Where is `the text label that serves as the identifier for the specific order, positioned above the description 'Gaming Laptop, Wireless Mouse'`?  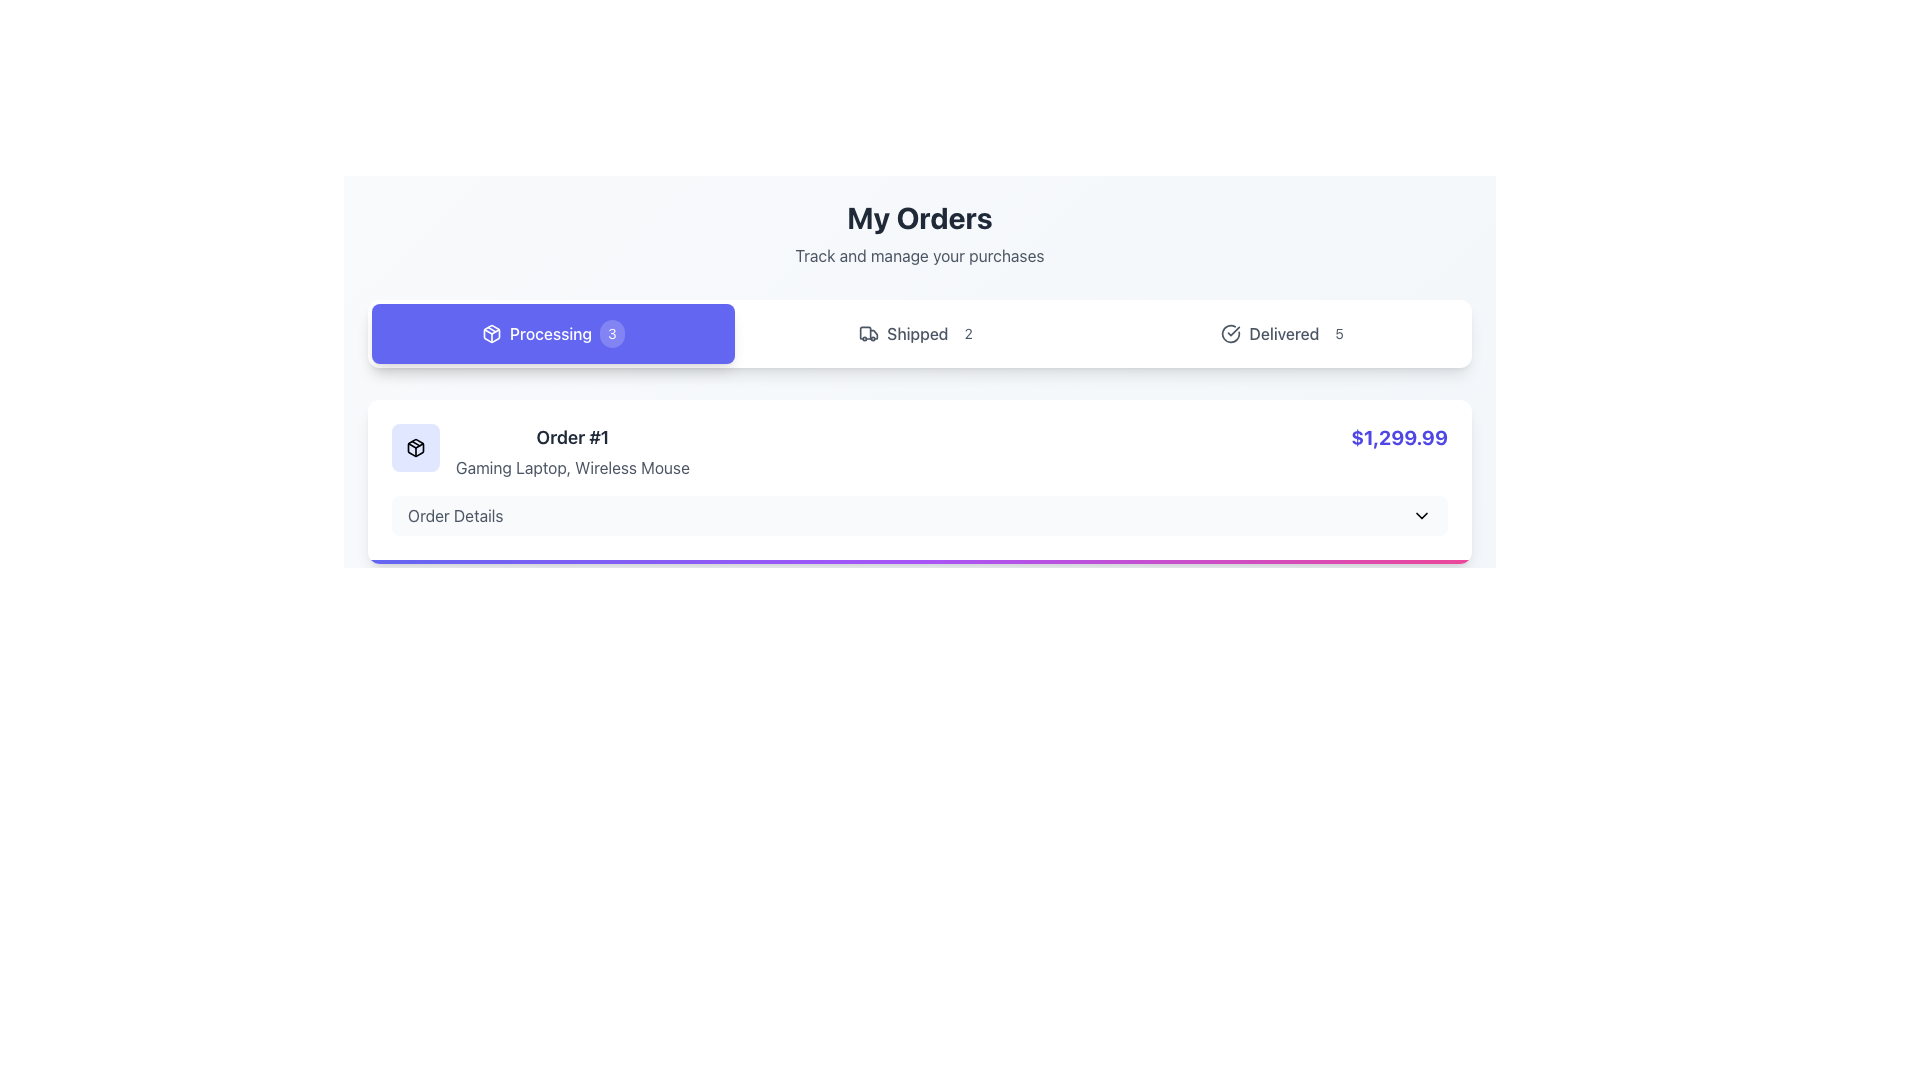
the text label that serves as the identifier for the specific order, positioned above the description 'Gaming Laptop, Wireless Mouse' is located at coordinates (571, 437).